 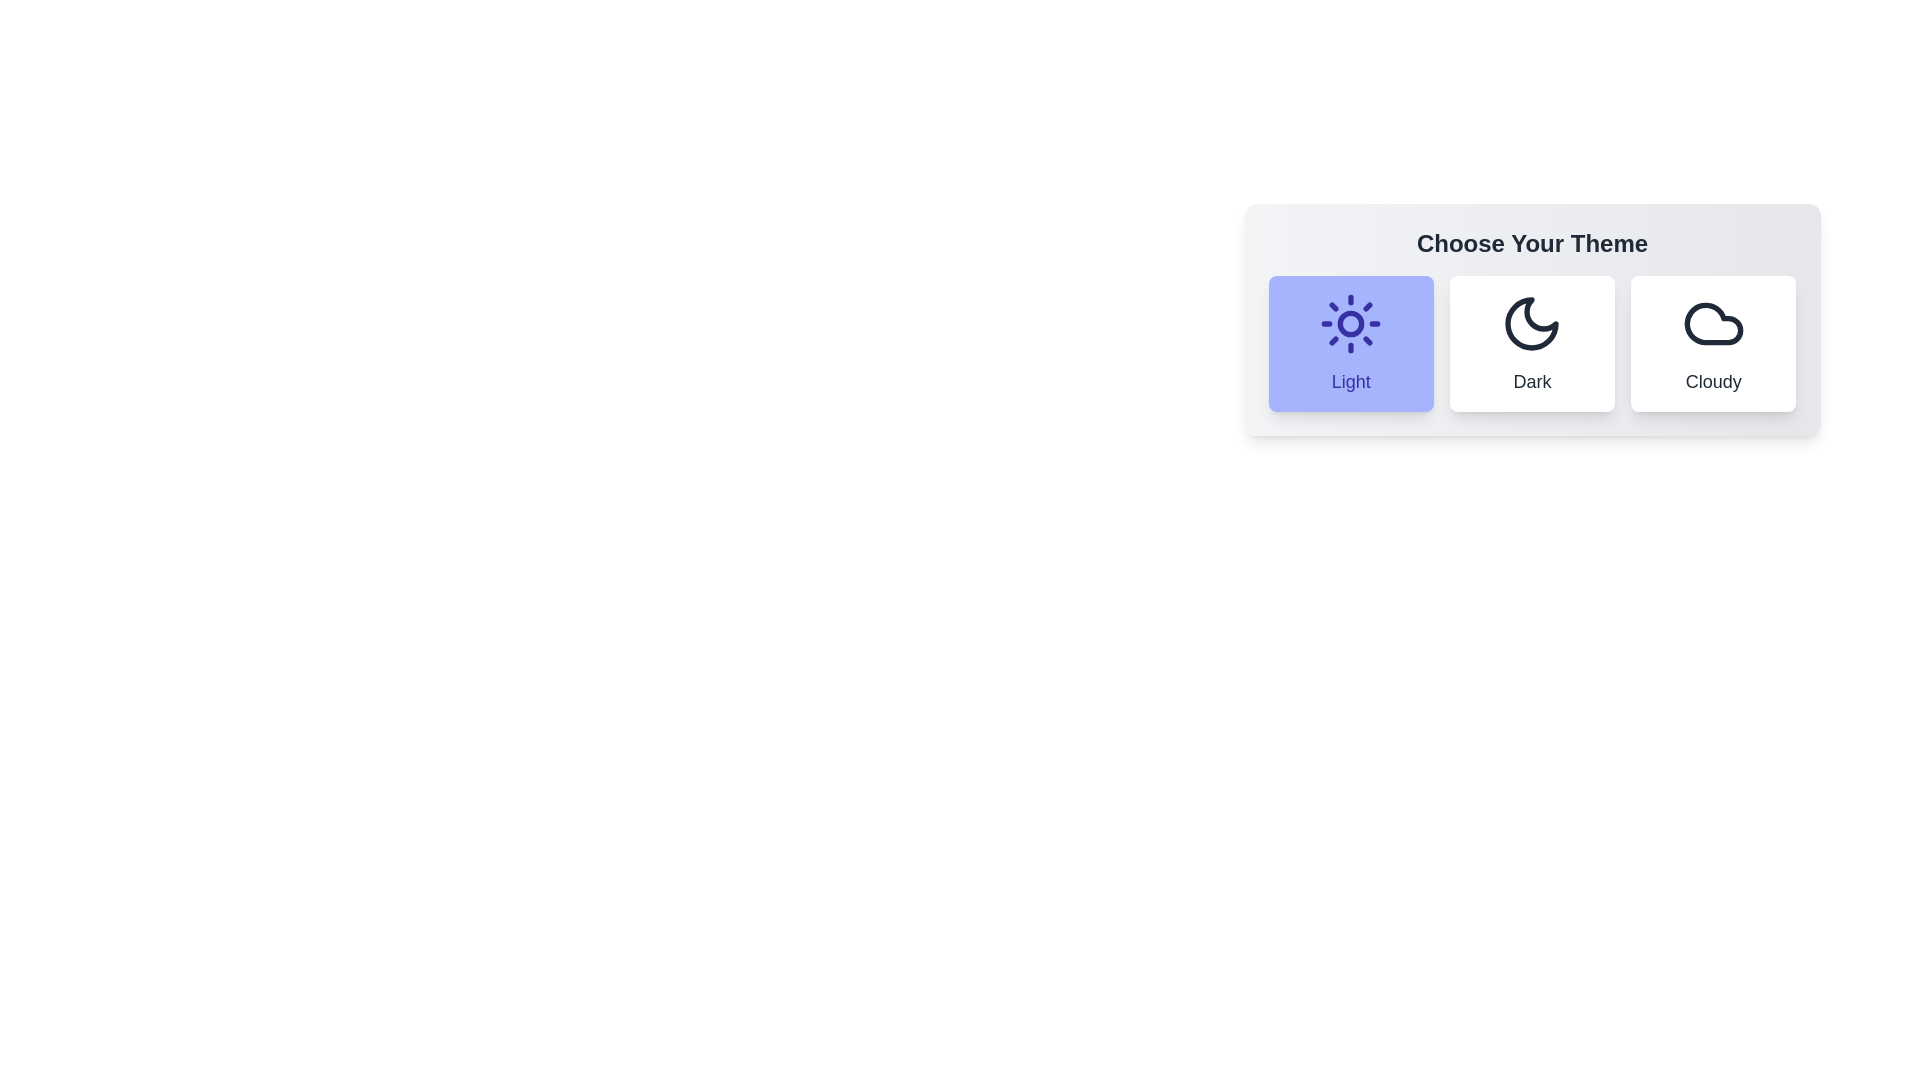 I want to click on the theme selection button labeled for the light theme located beneath the 'Choose Your Theme' heading, so click(x=1350, y=342).